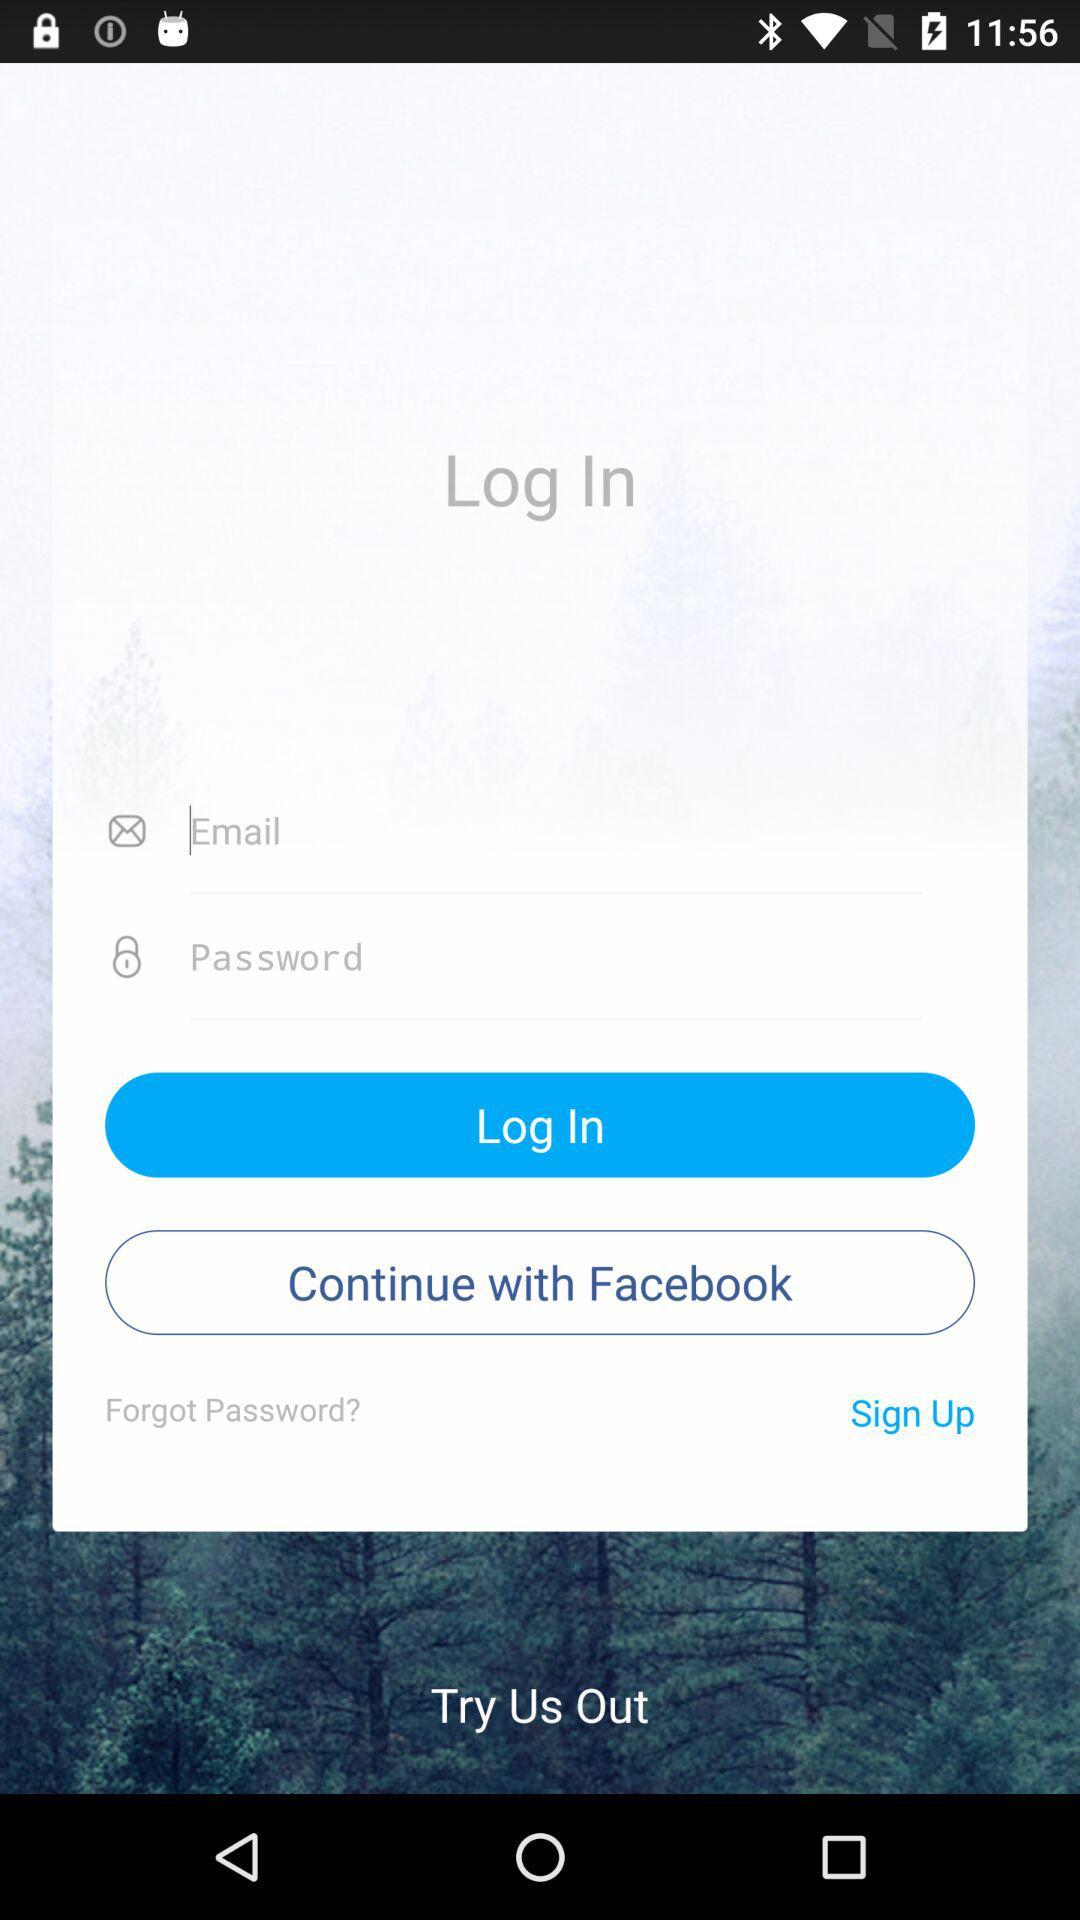  Describe the element at coordinates (556, 830) in the screenshot. I see `email` at that location.